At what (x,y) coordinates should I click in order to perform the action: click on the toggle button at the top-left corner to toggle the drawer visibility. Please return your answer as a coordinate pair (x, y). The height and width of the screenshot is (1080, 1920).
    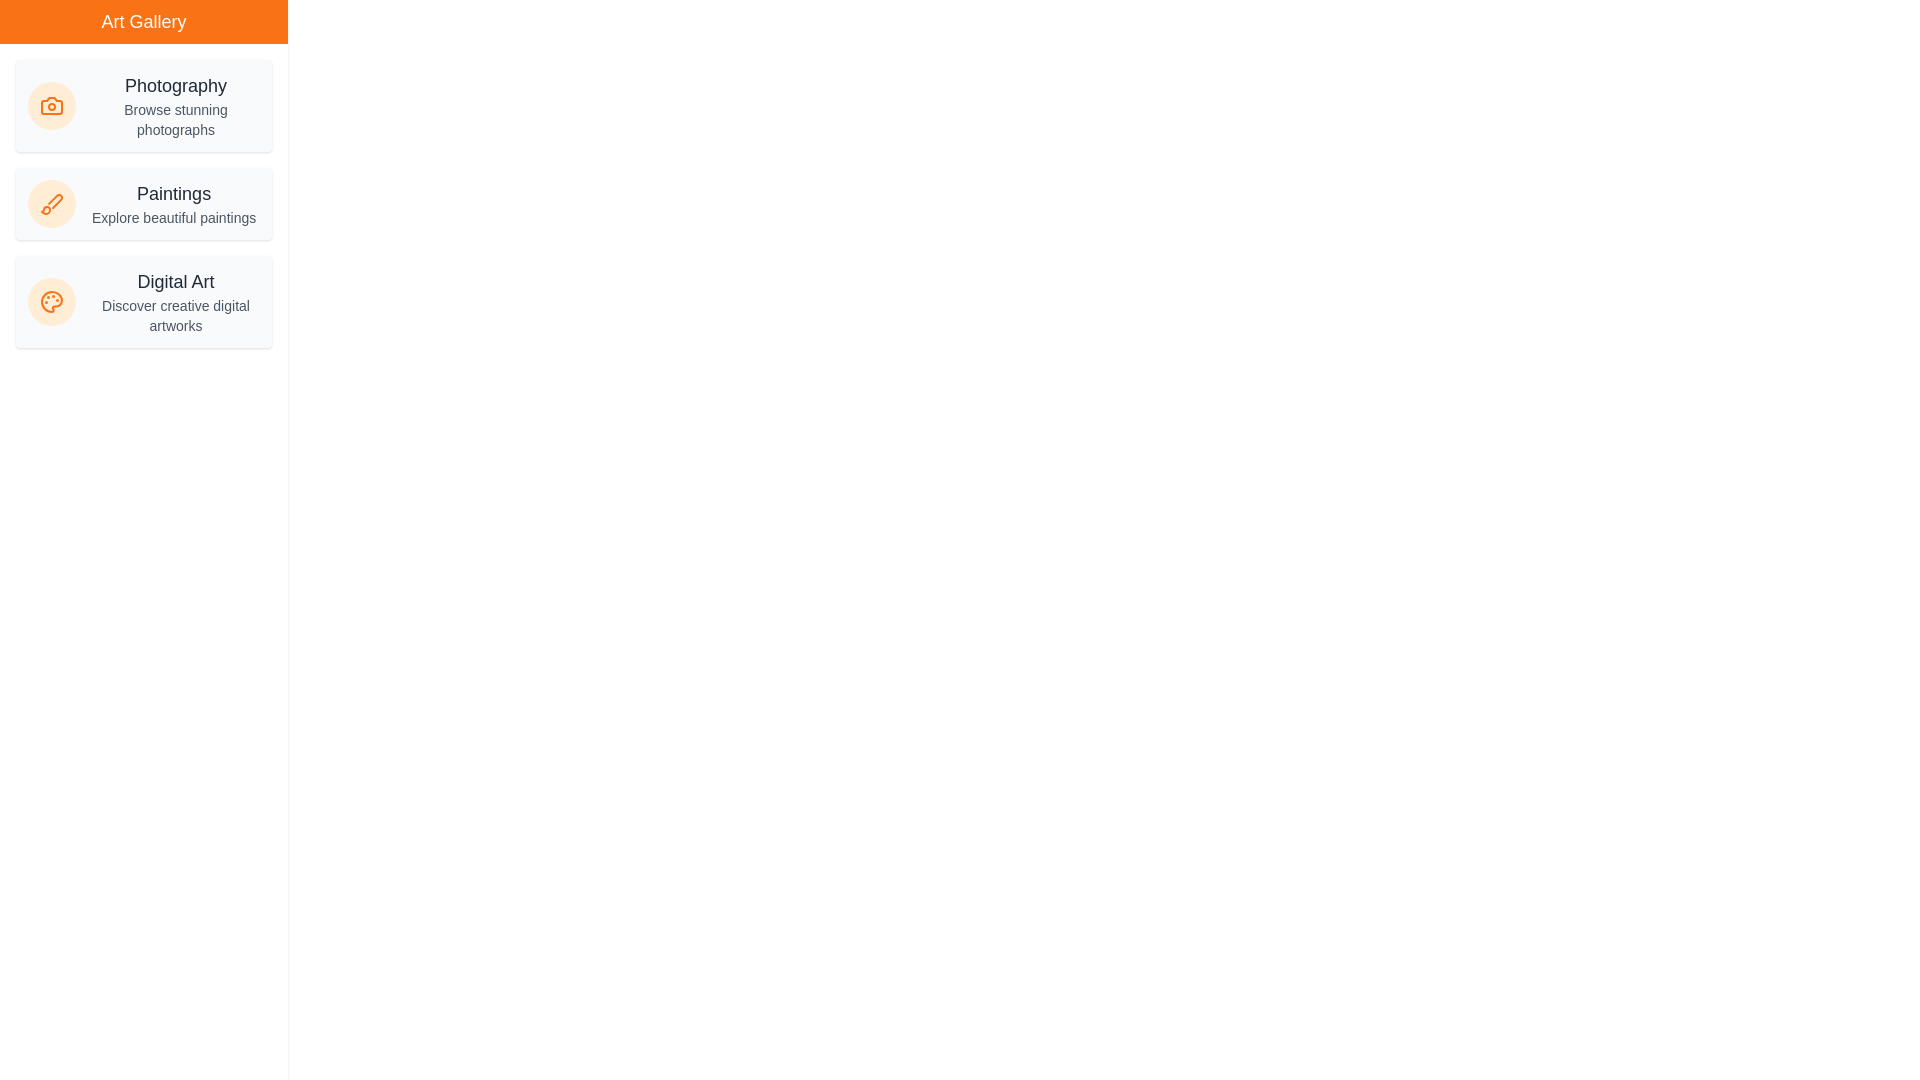
    Looking at the image, I should click on (39, 39).